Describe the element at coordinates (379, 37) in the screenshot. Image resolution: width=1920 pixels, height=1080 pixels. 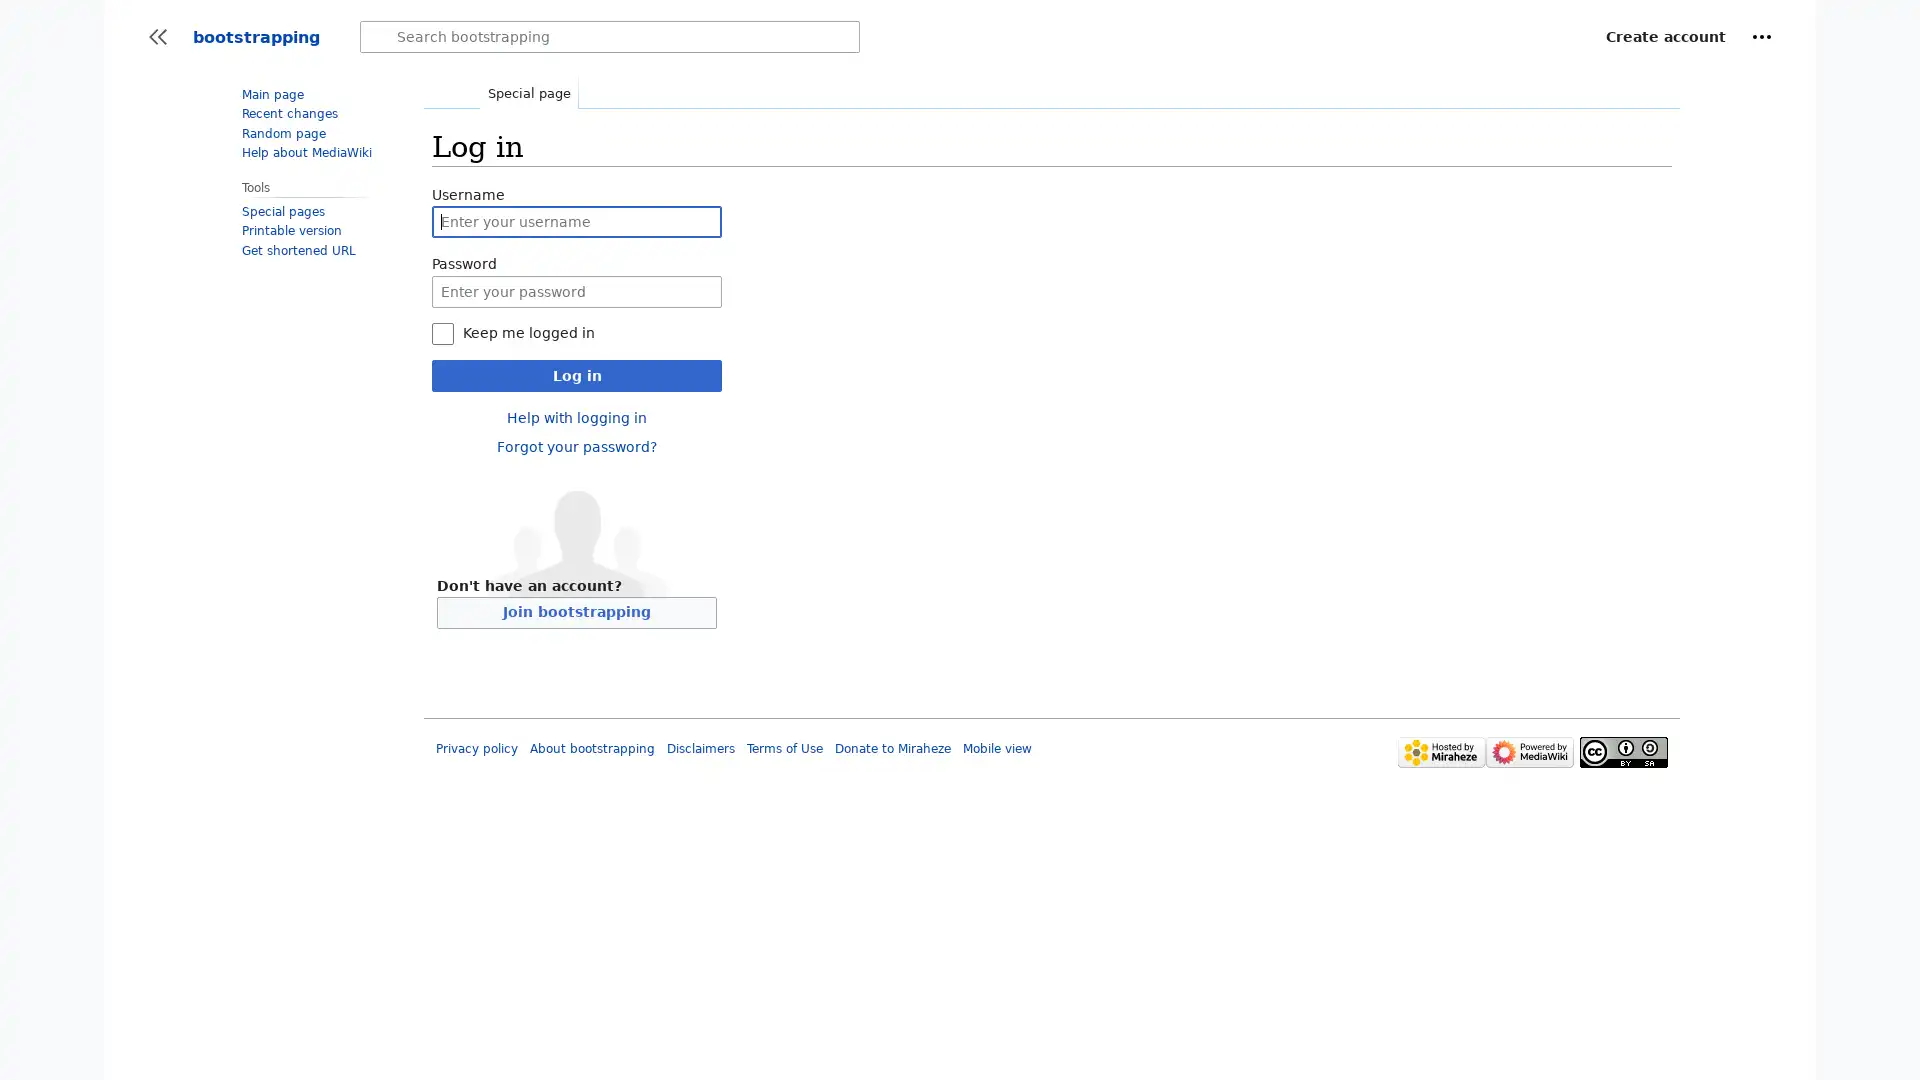
I see `Search` at that location.